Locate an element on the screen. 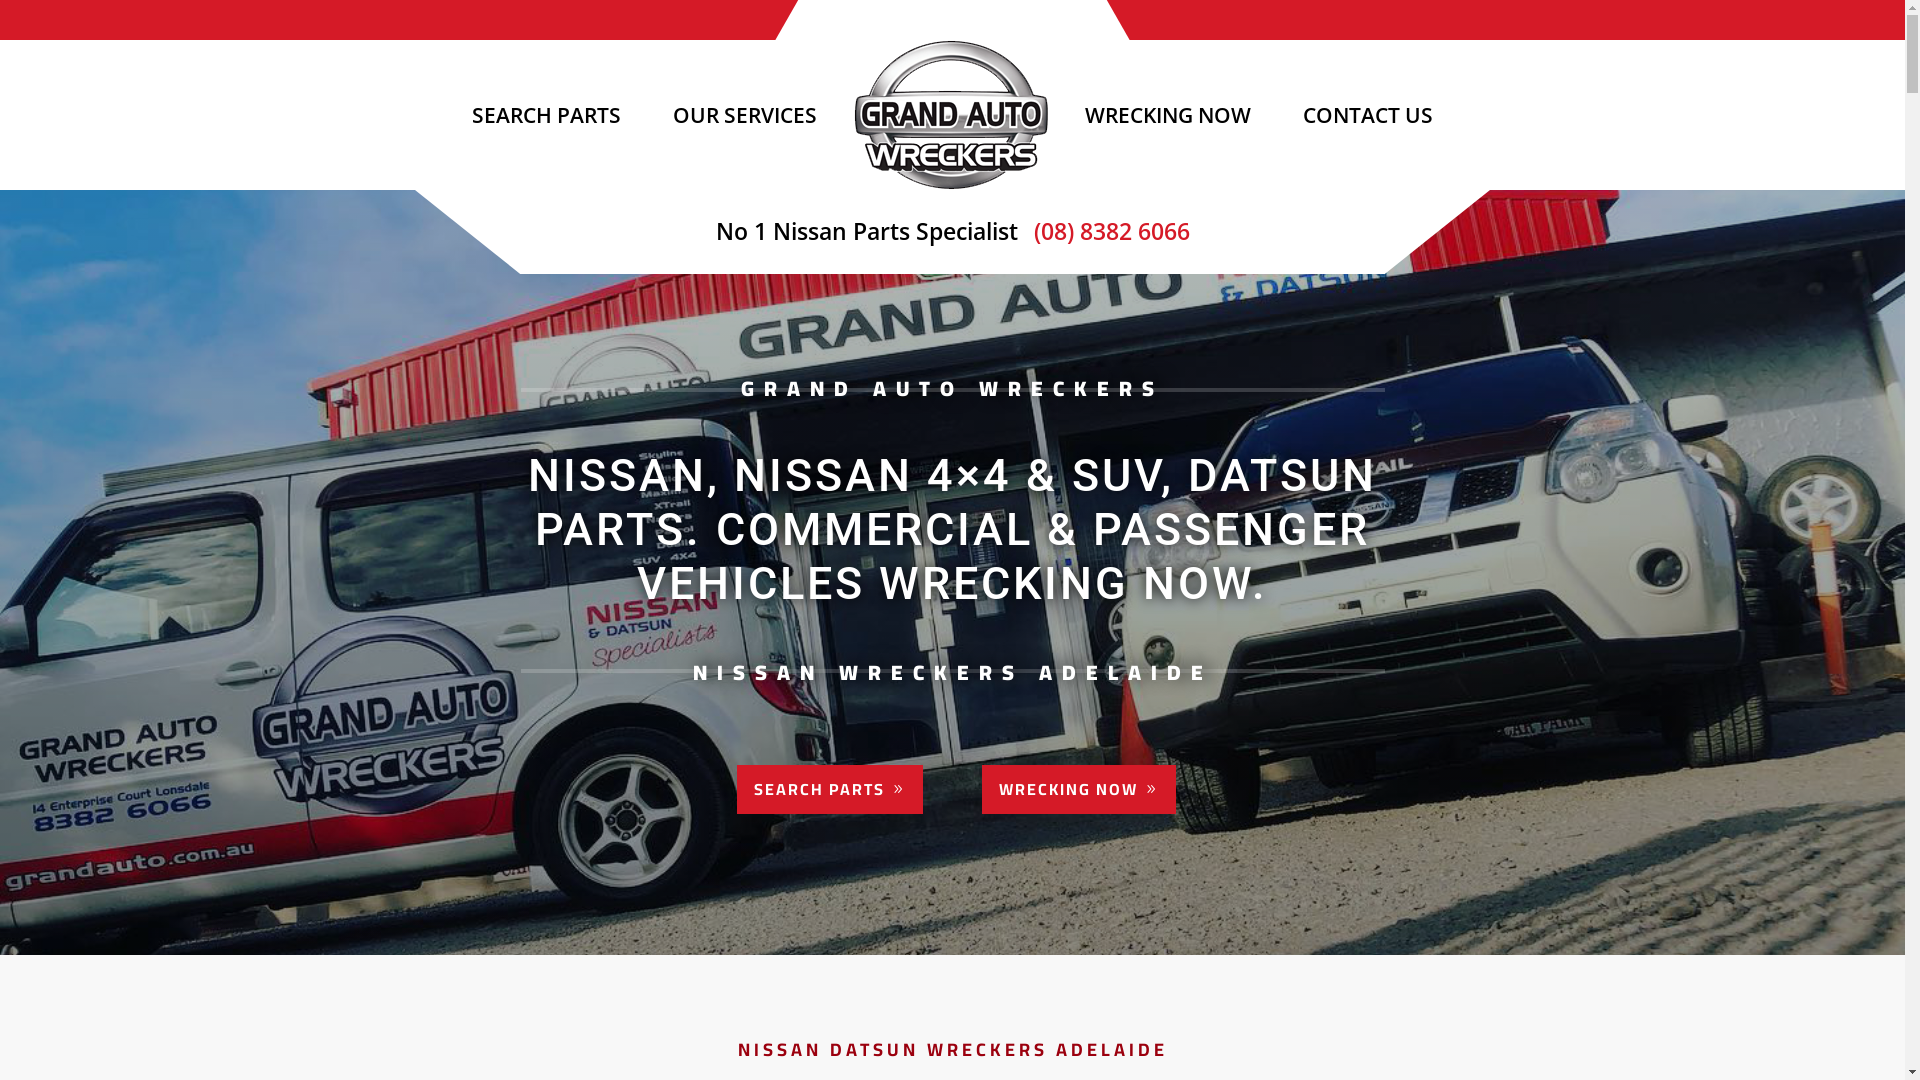 The height and width of the screenshot is (1080, 1920). 'WRECKING NOW' is located at coordinates (982, 788).